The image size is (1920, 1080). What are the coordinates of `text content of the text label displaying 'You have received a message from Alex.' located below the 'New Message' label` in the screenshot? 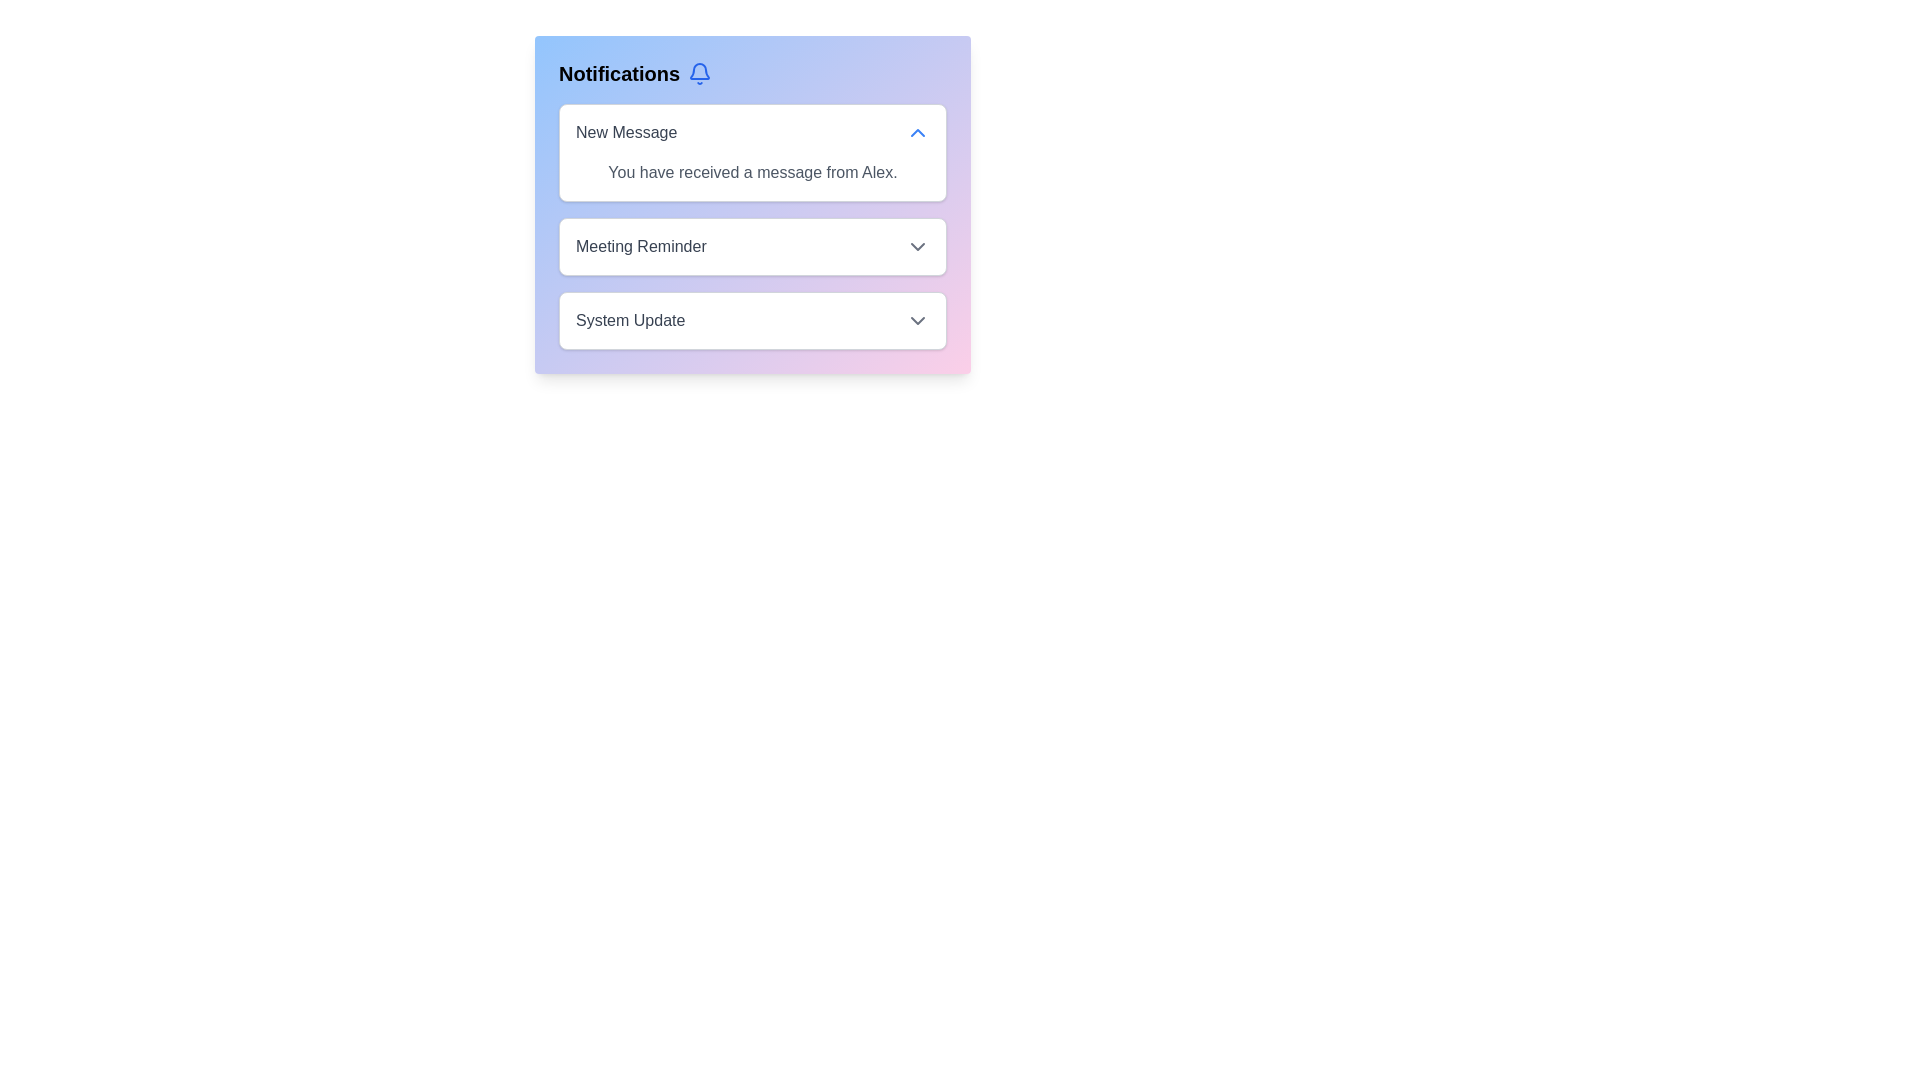 It's located at (752, 172).